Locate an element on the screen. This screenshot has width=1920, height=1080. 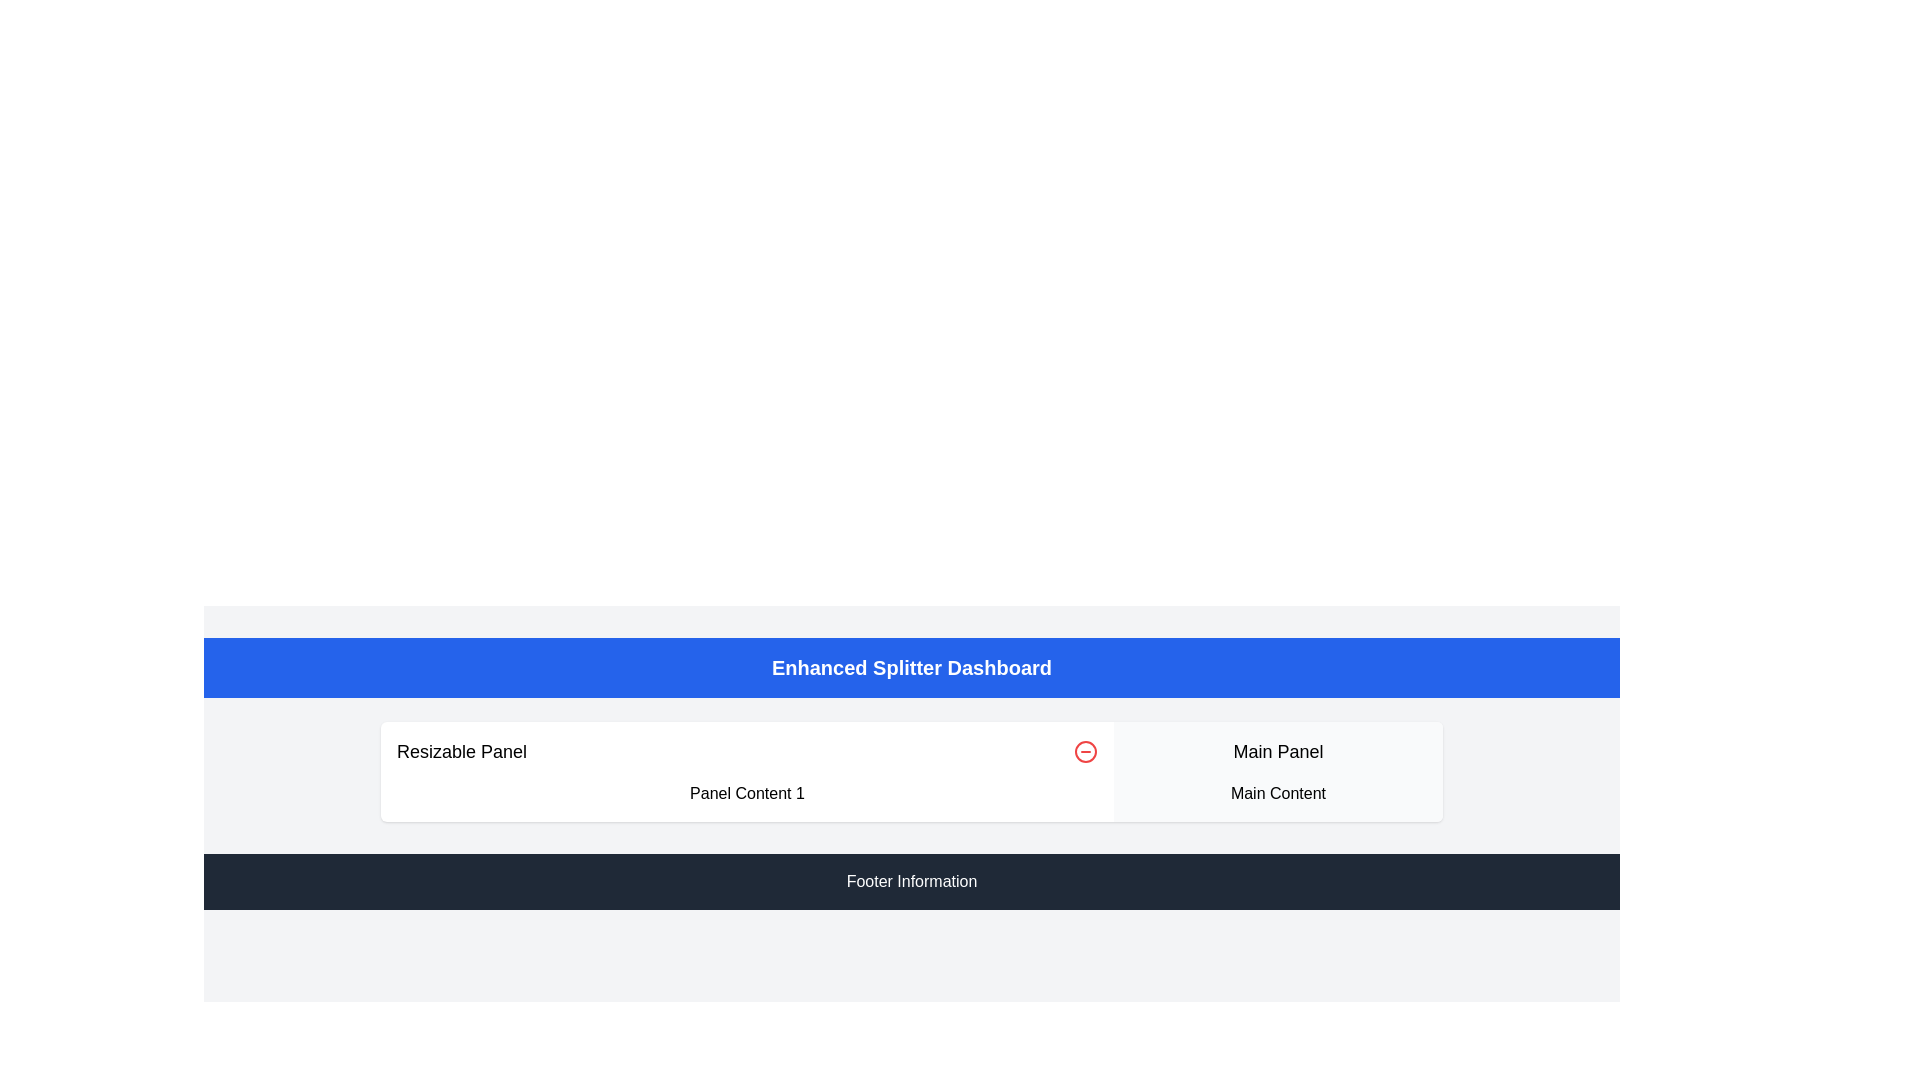
text content displayed in the Text Display element located beneath the heading 'Resizable Panel' is located at coordinates (746, 793).